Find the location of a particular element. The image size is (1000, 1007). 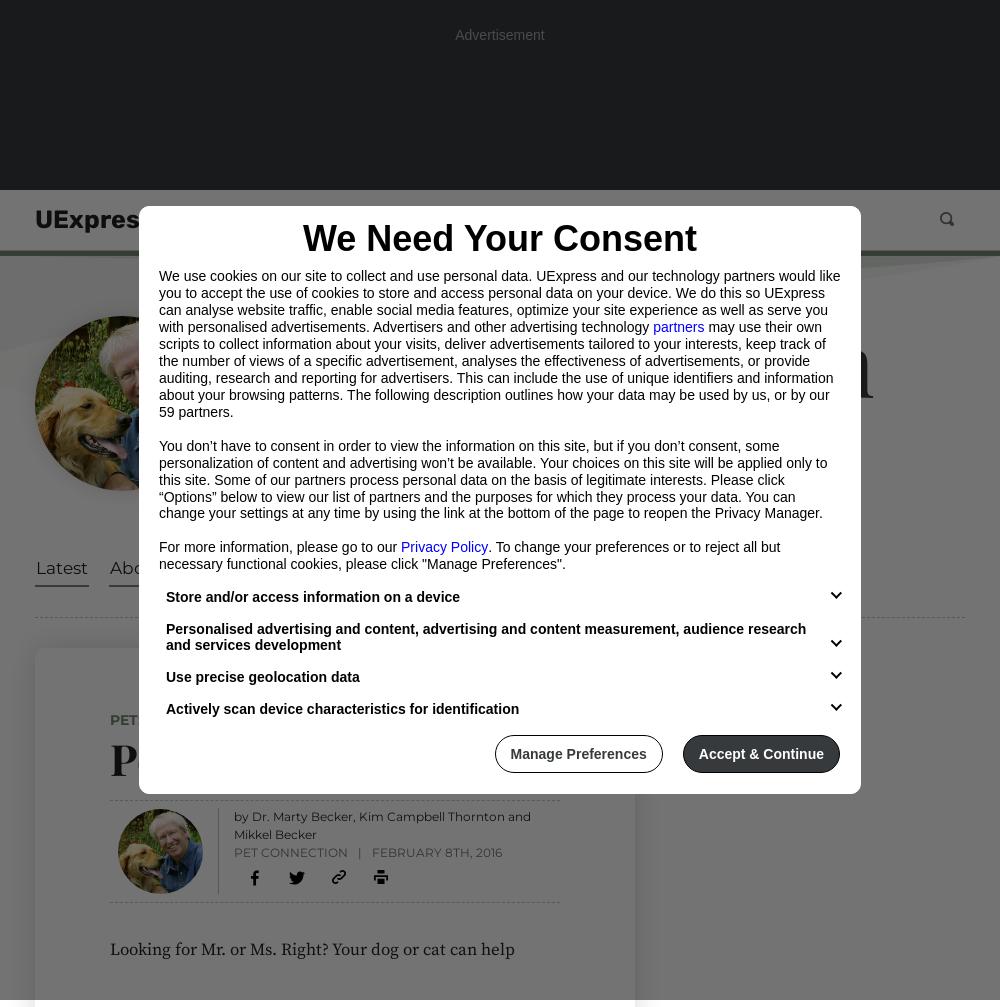

'A-Z' is located at coordinates (794, 219).